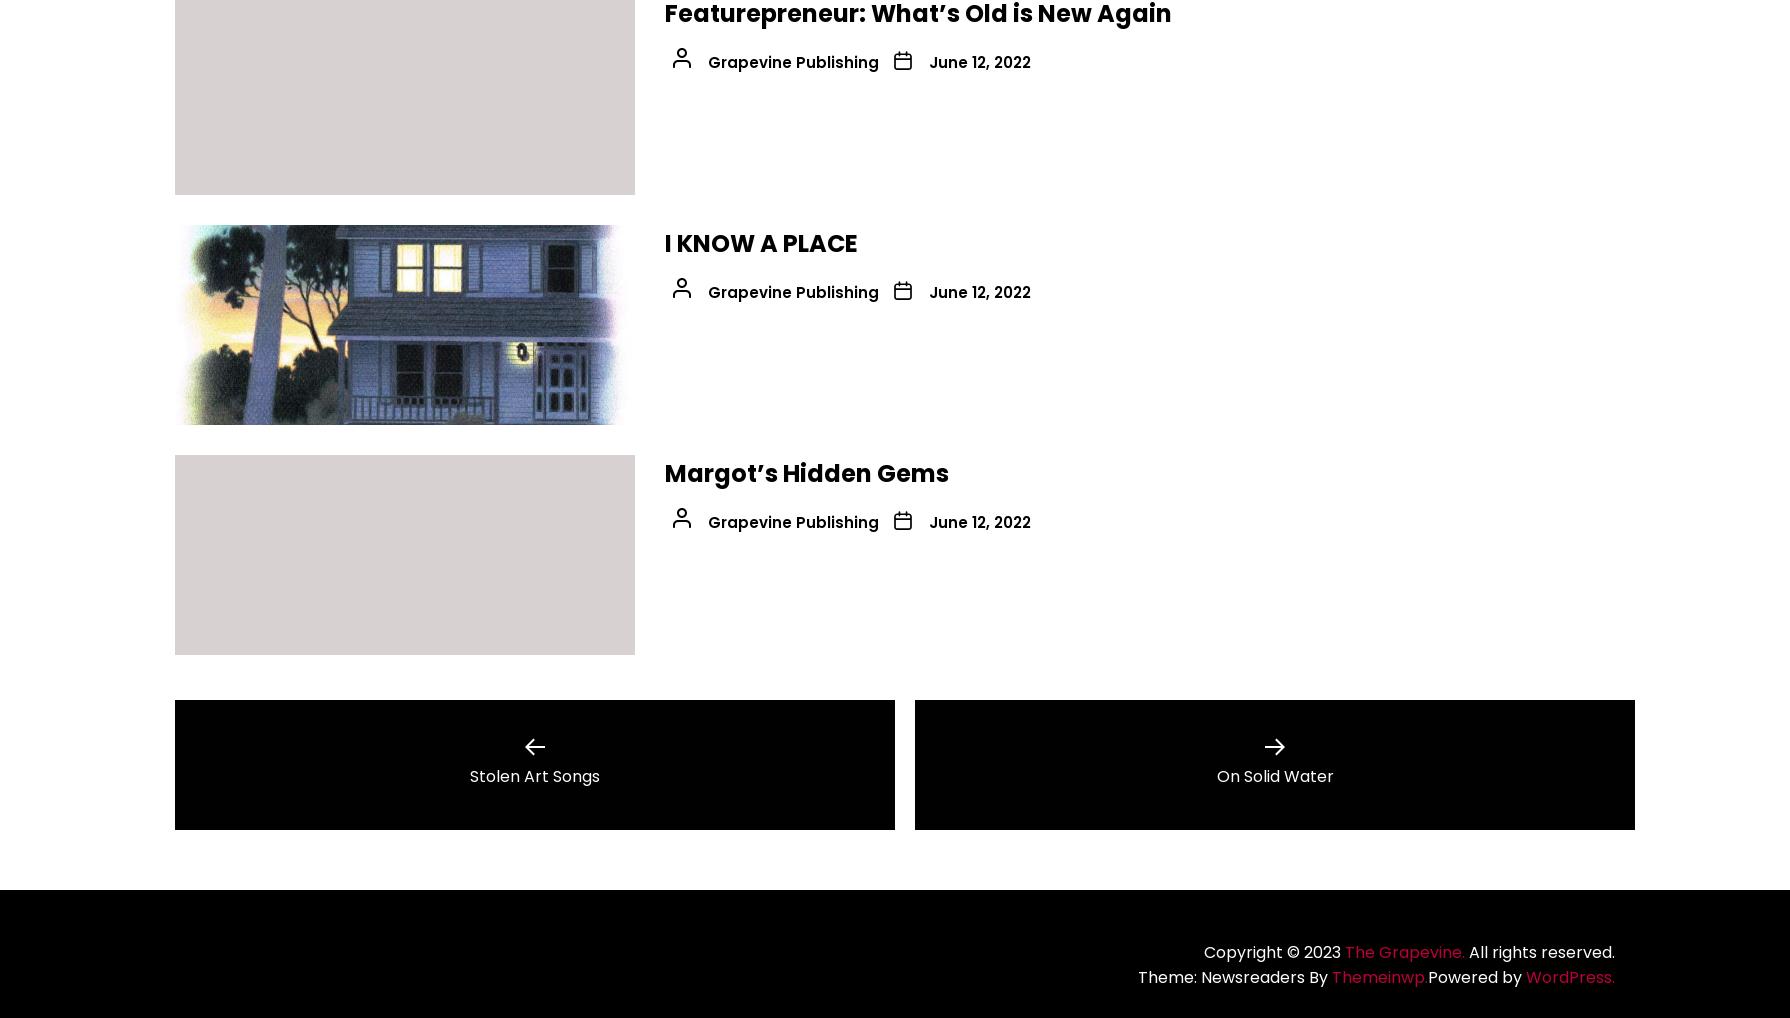 This screenshot has height=1018, width=1790. What do you see at coordinates (1403, 950) in the screenshot?
I see `'The Grapevine.'` at bounding box center [1403, 950].